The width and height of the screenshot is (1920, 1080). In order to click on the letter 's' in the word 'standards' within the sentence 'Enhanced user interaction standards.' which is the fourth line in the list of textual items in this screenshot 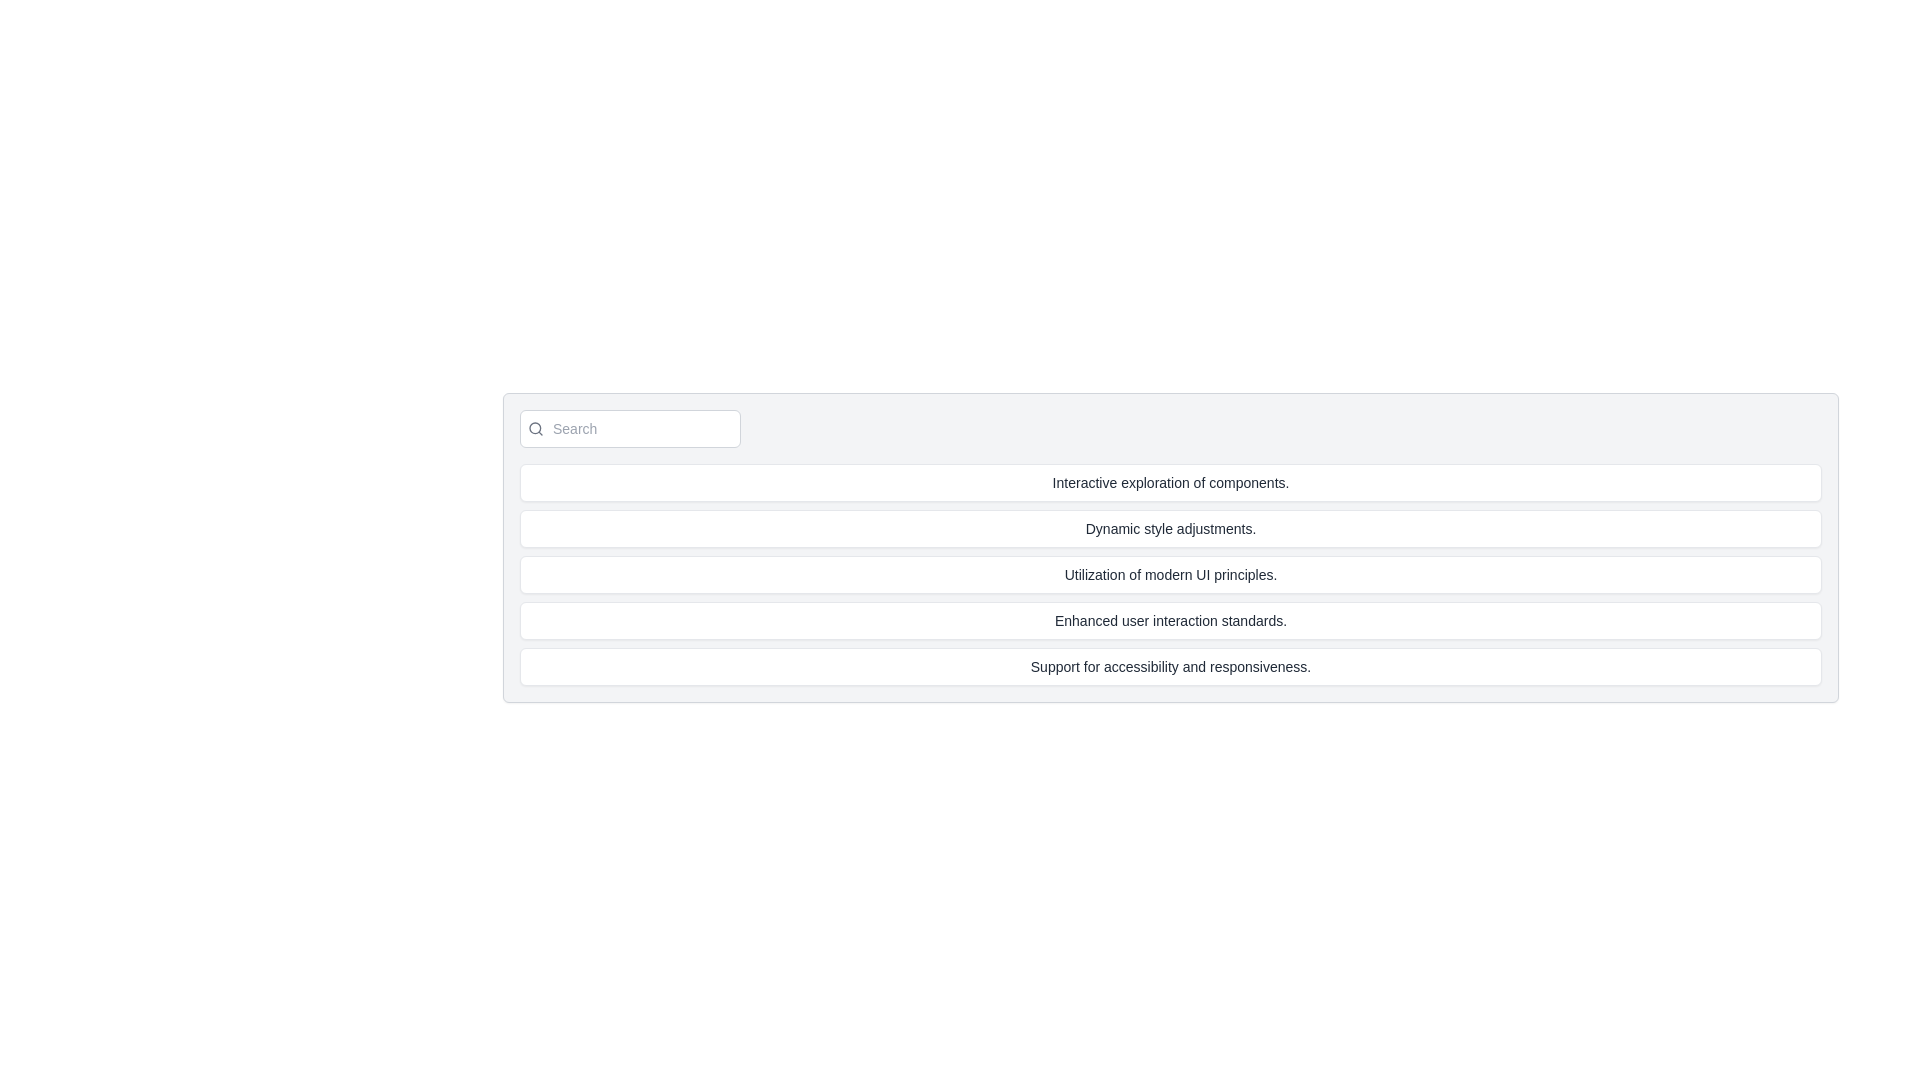, I will do `click(1224, 620)`.